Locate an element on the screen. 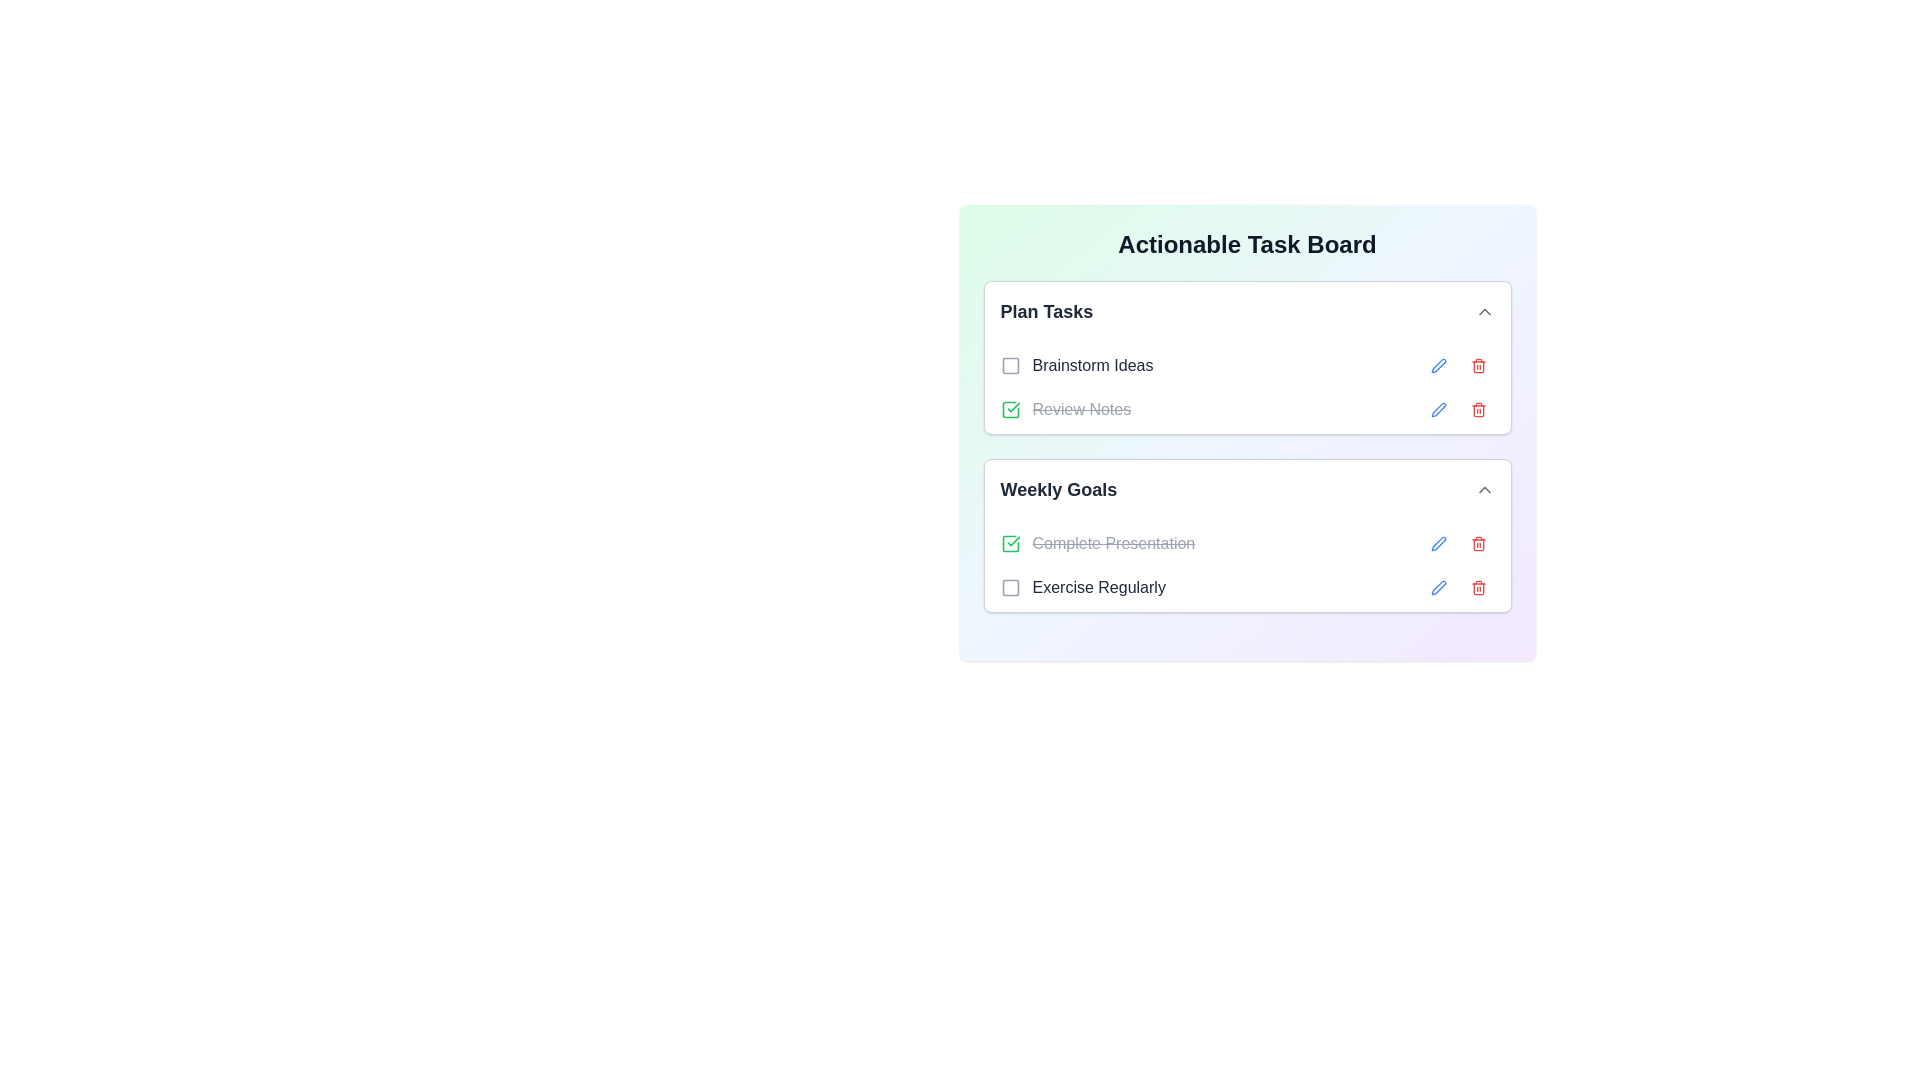  the checkbox icon indicating the completion state of the task 'Complete Presentation' located in the 'Weekly Goals' section is located at coordinates (1010, 543).